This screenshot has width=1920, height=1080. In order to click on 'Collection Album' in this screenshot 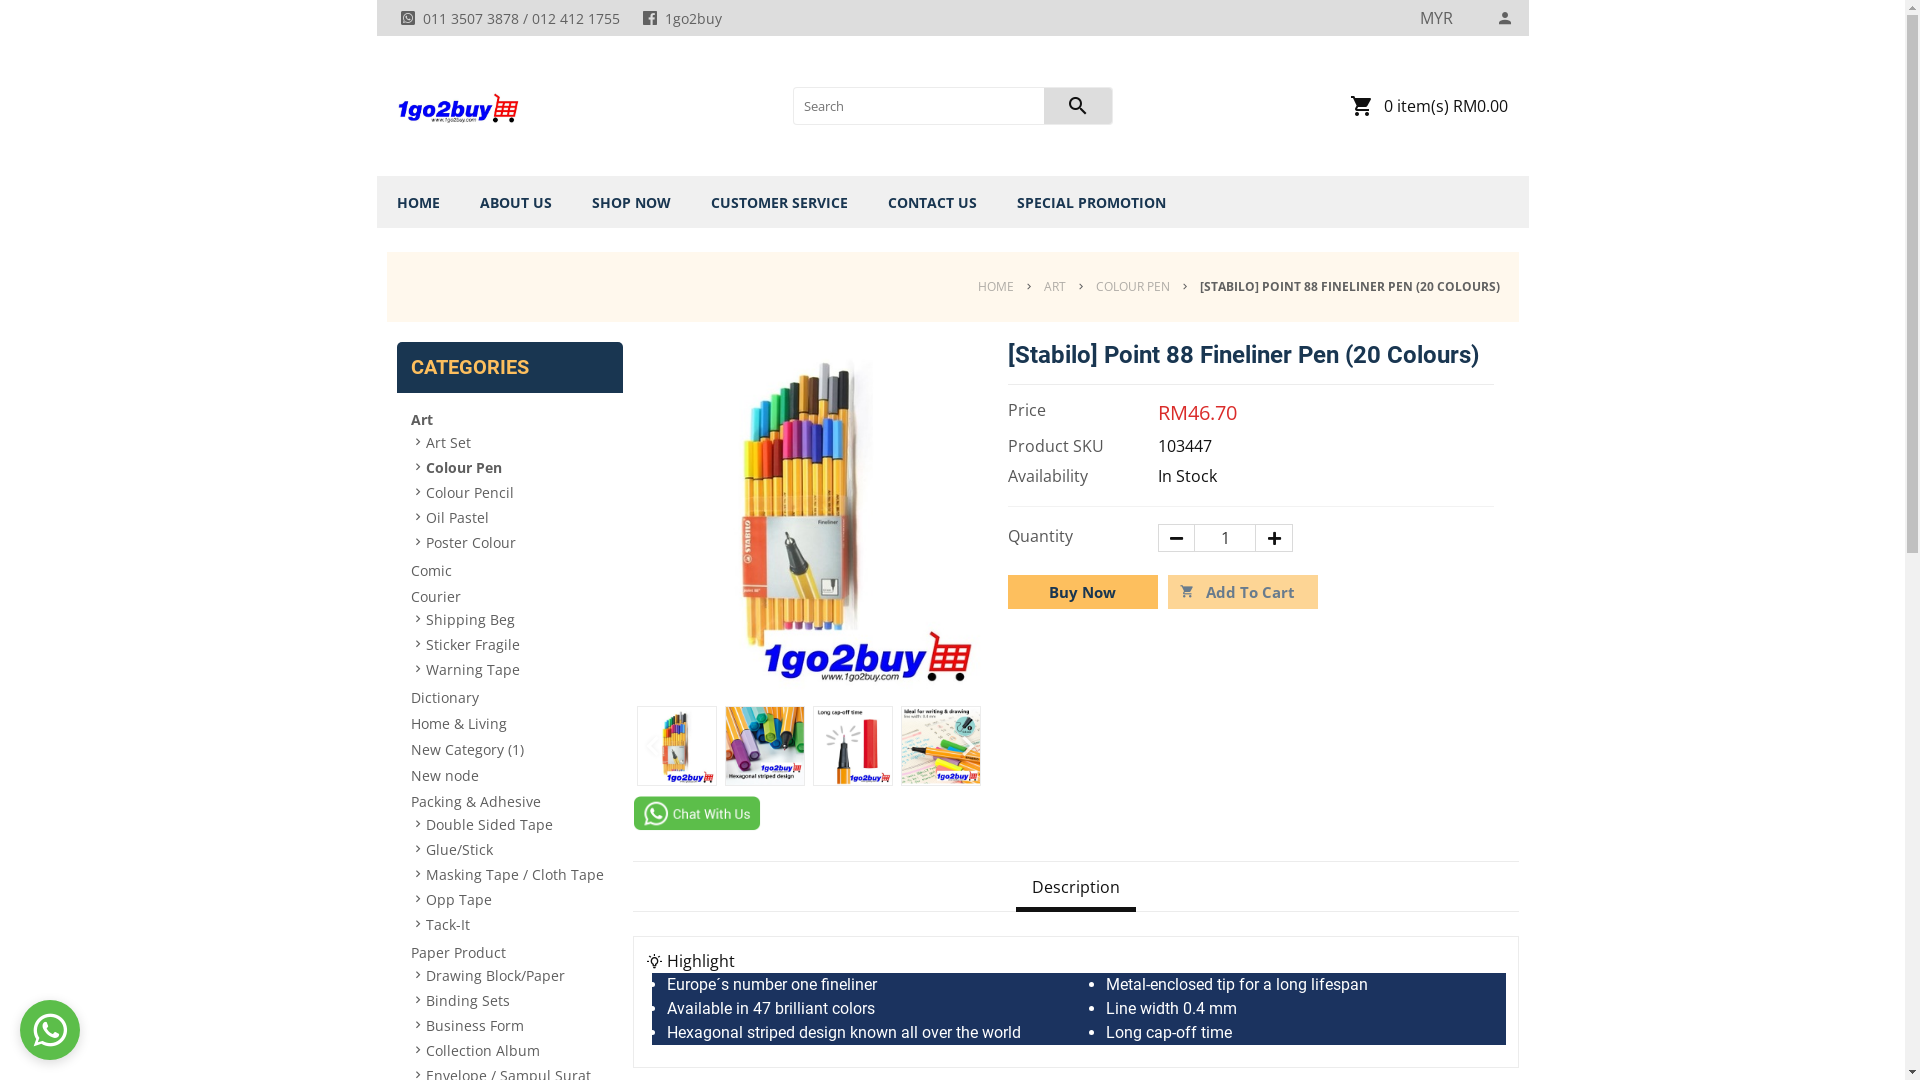, I will do `click(517, 1049)`.